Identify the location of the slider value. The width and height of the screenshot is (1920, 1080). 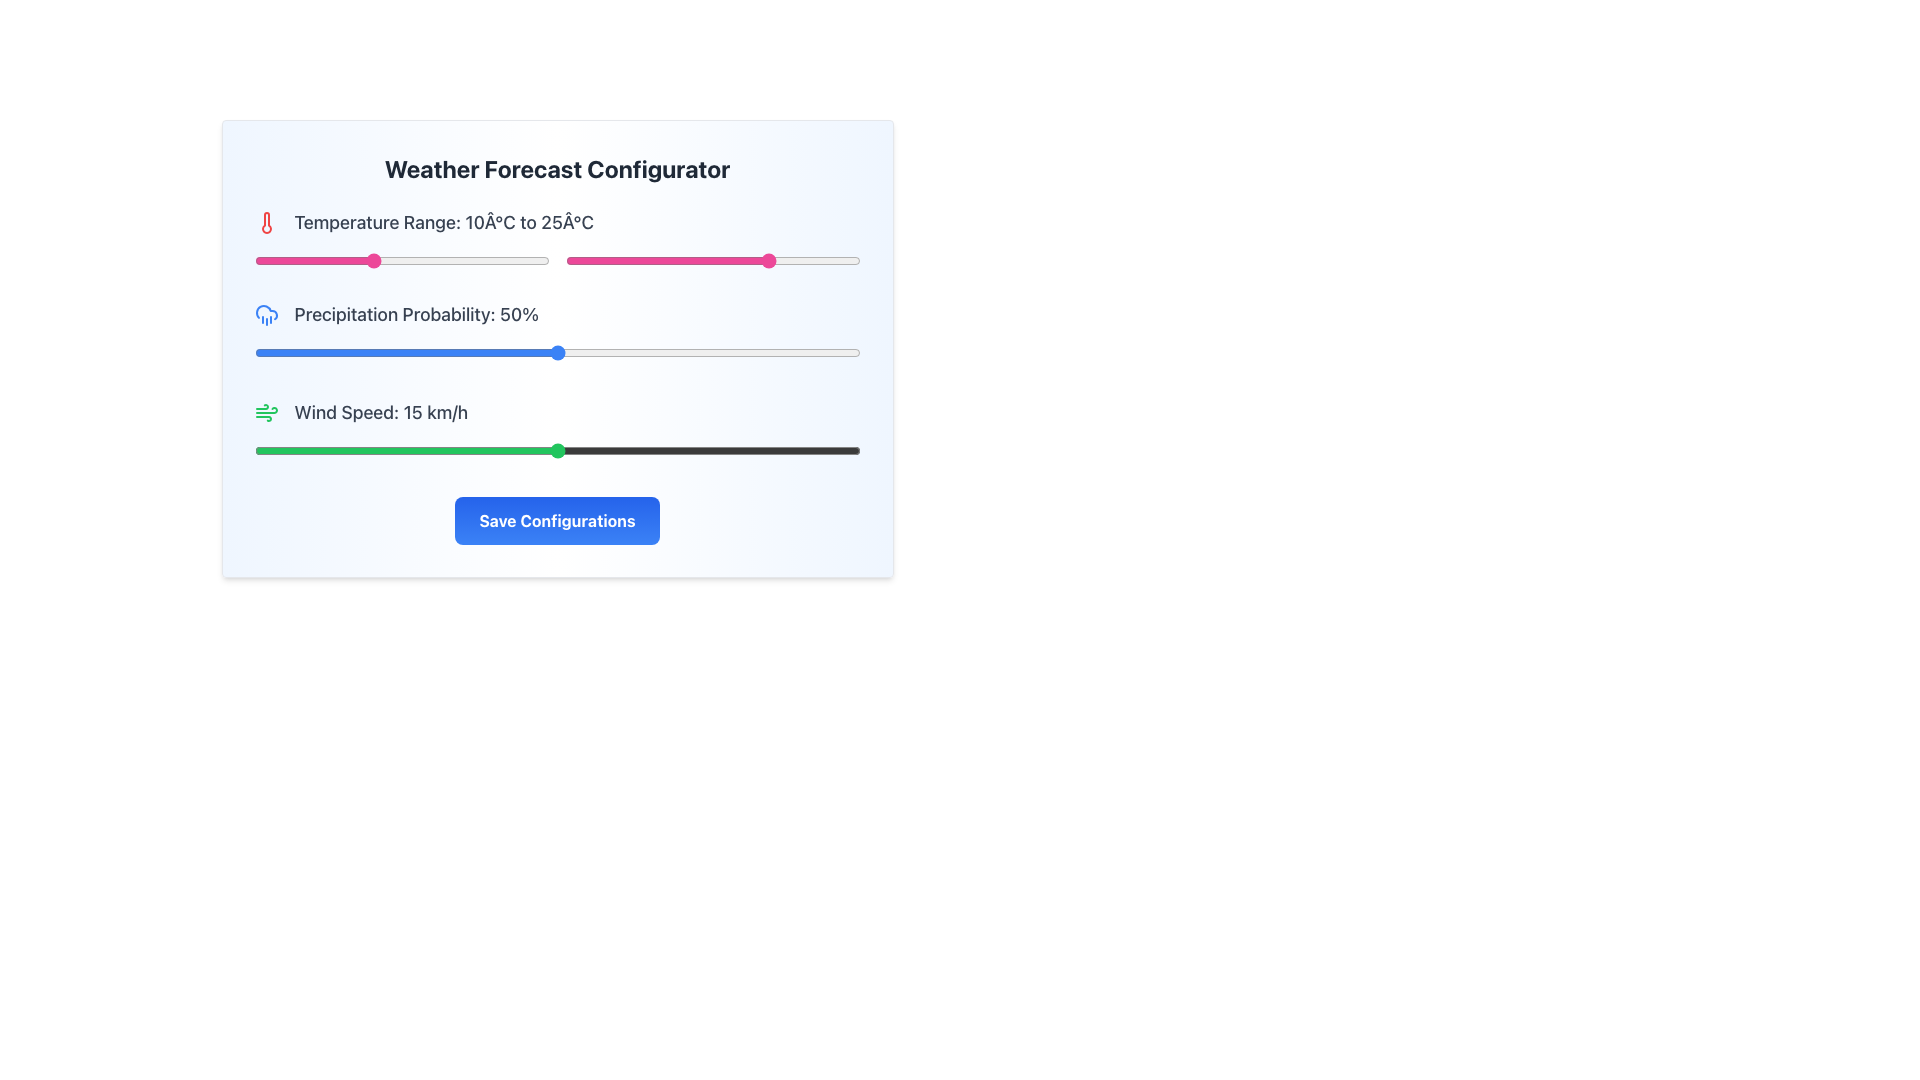
(354, 260).